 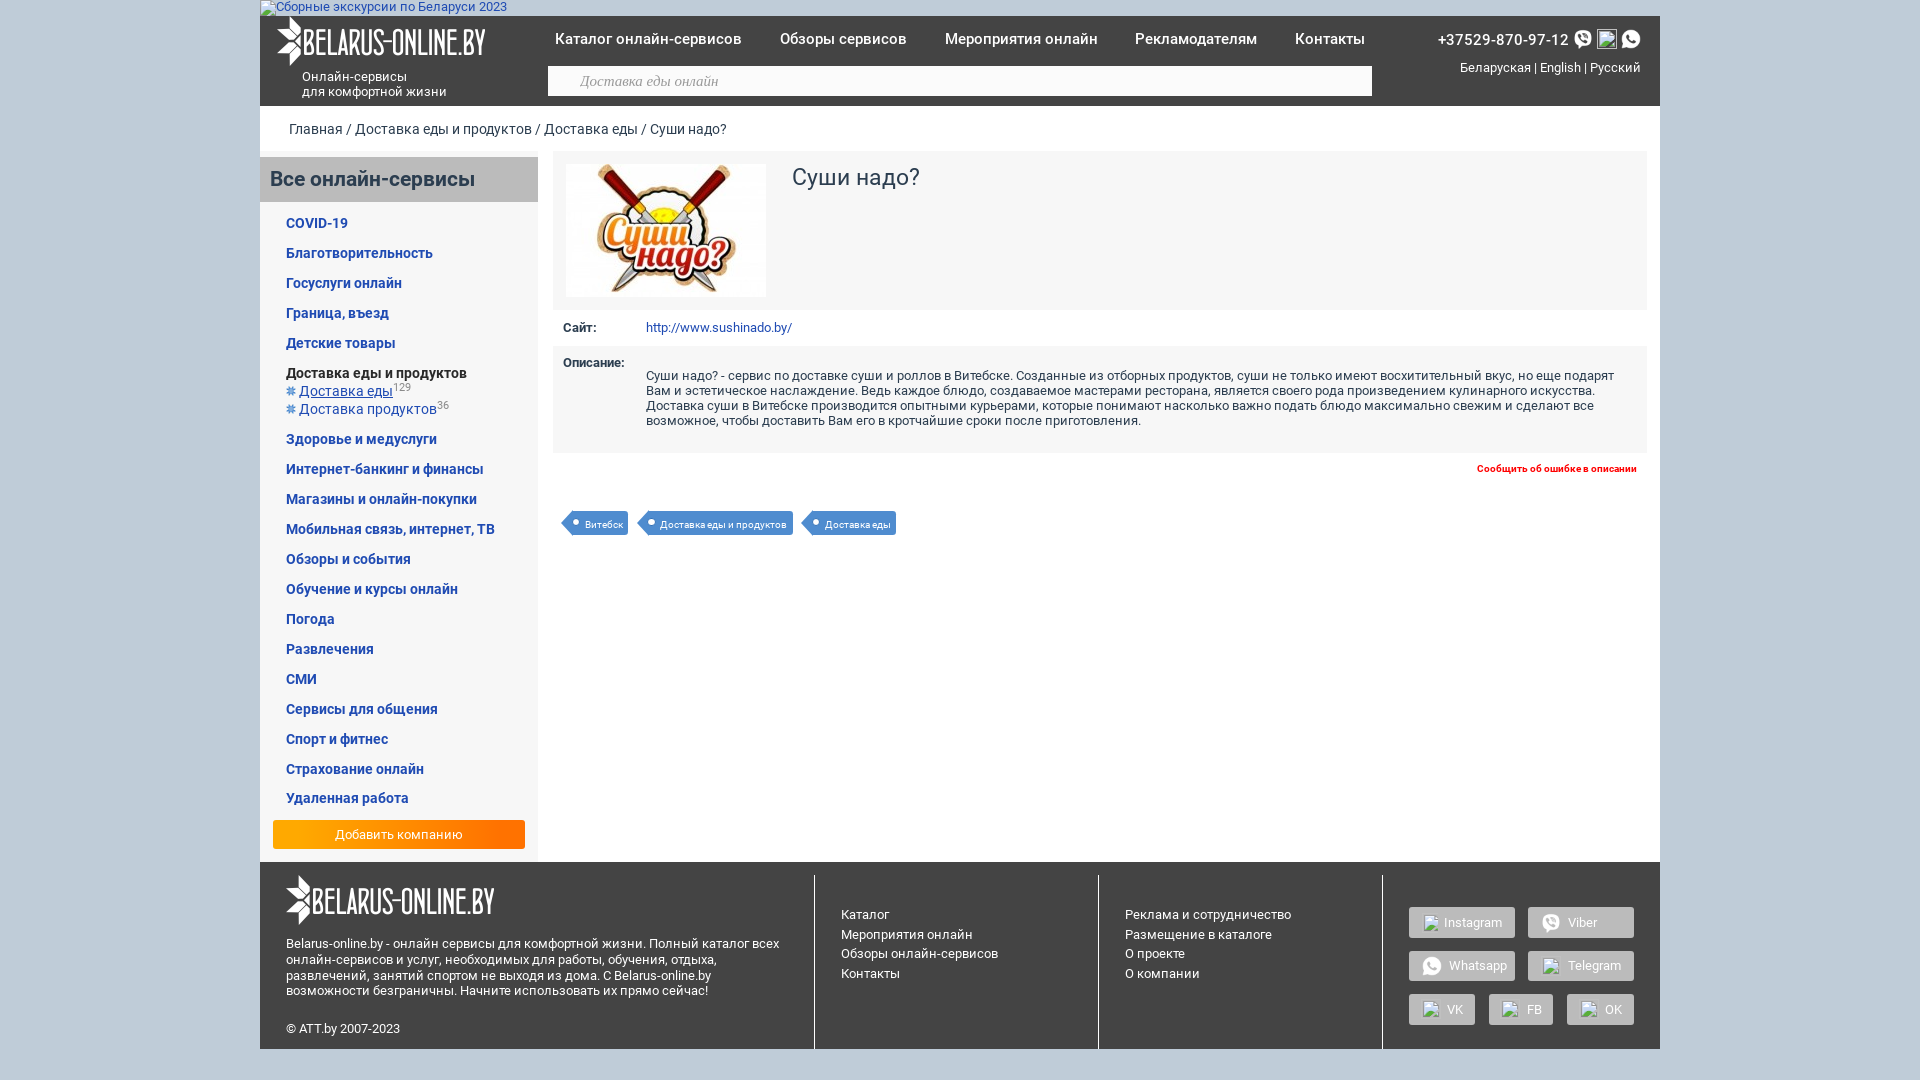 I want to click on 'VK', so click(x=1441, y=1009).